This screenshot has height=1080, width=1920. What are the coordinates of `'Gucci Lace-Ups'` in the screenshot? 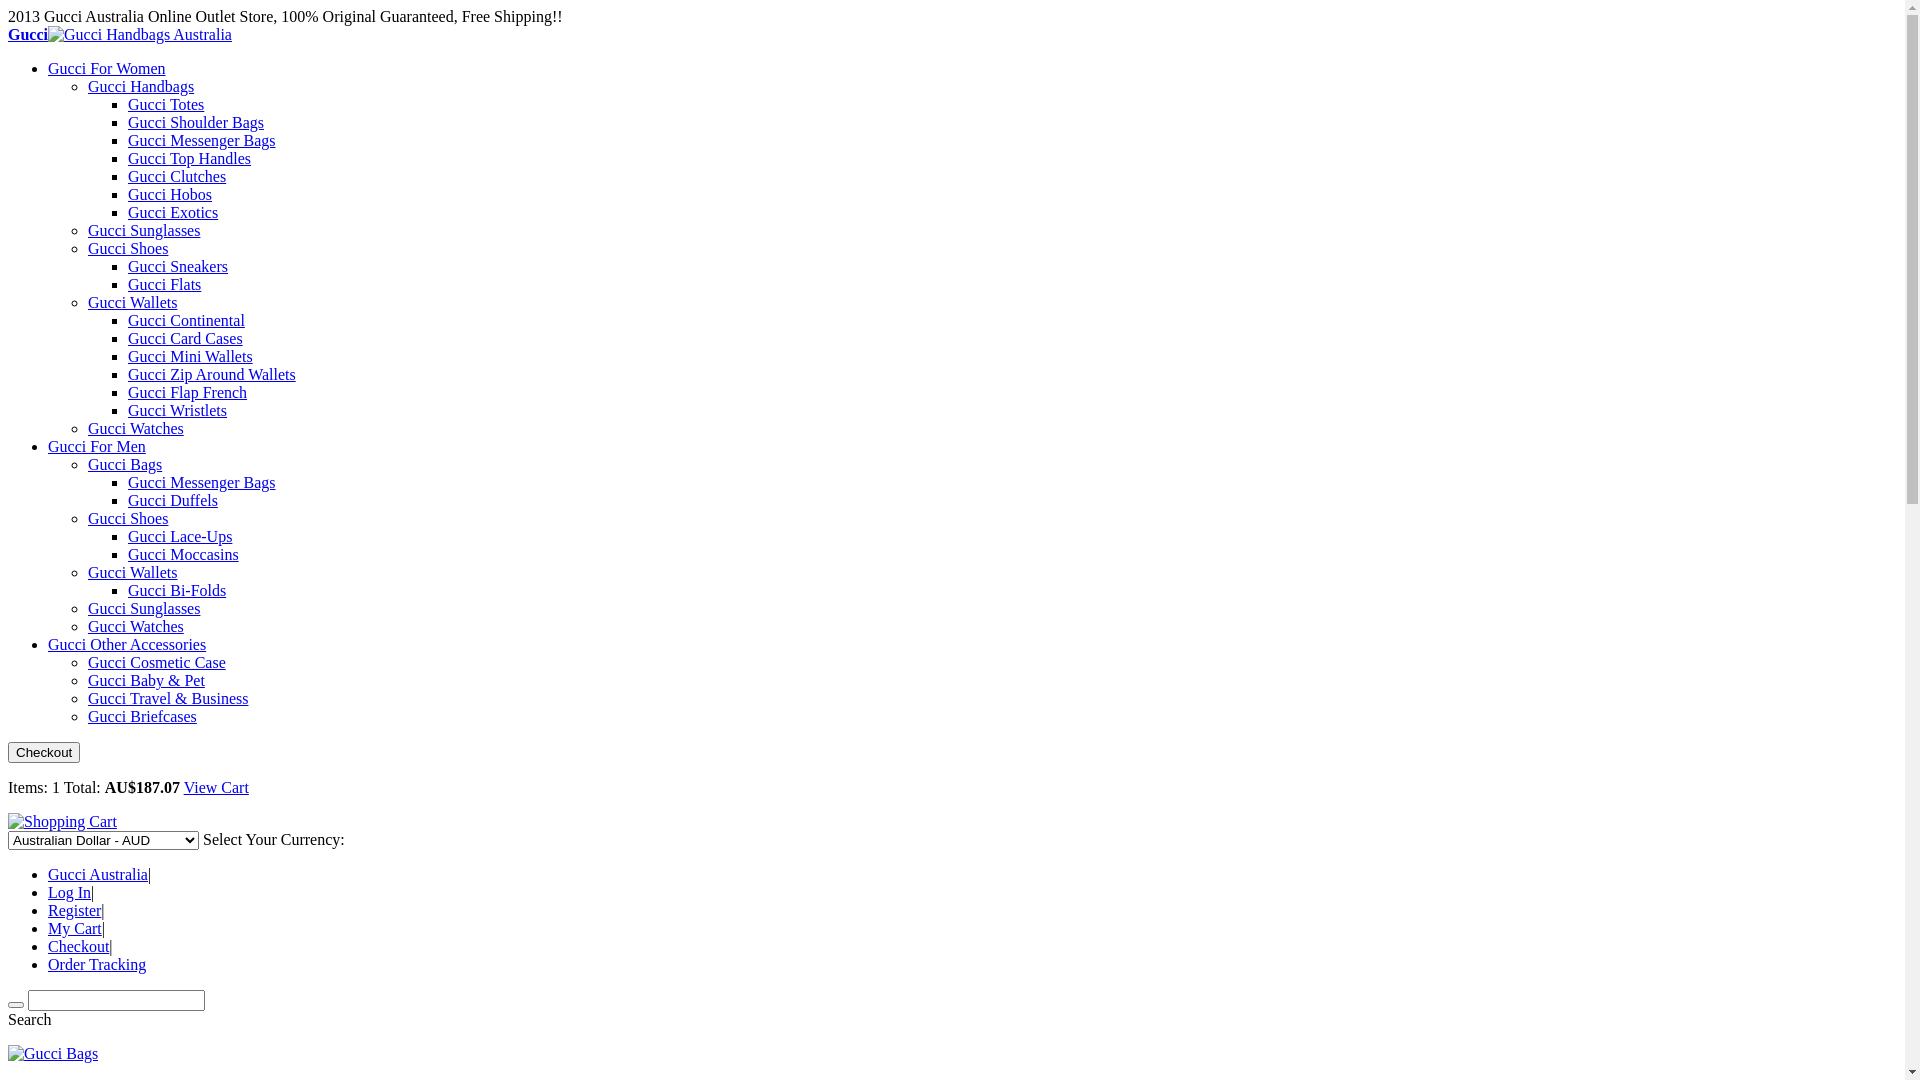 It's located at (180, 535).